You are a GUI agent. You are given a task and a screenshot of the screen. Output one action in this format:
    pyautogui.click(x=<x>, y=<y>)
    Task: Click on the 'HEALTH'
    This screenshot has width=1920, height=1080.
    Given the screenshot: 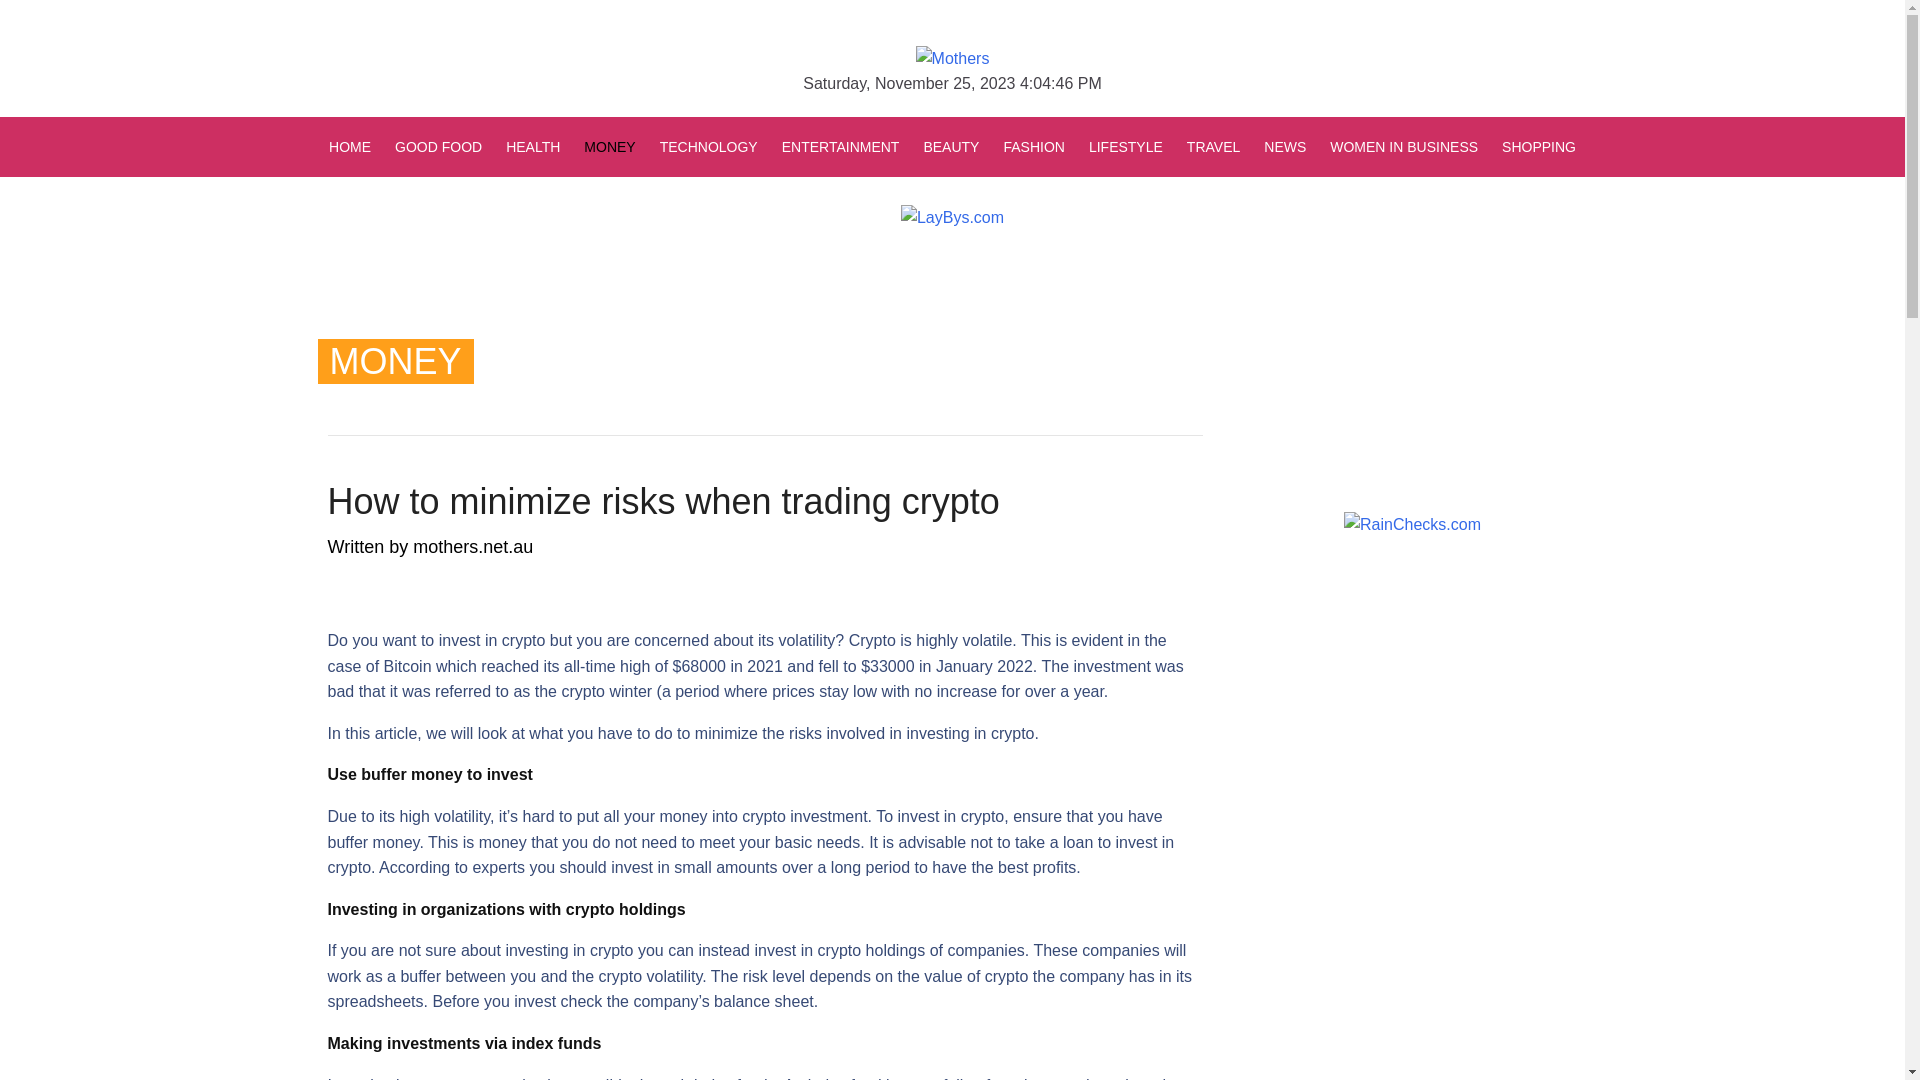 What is the action you would take?
    pyautogui.click(x=532, y=145)
    